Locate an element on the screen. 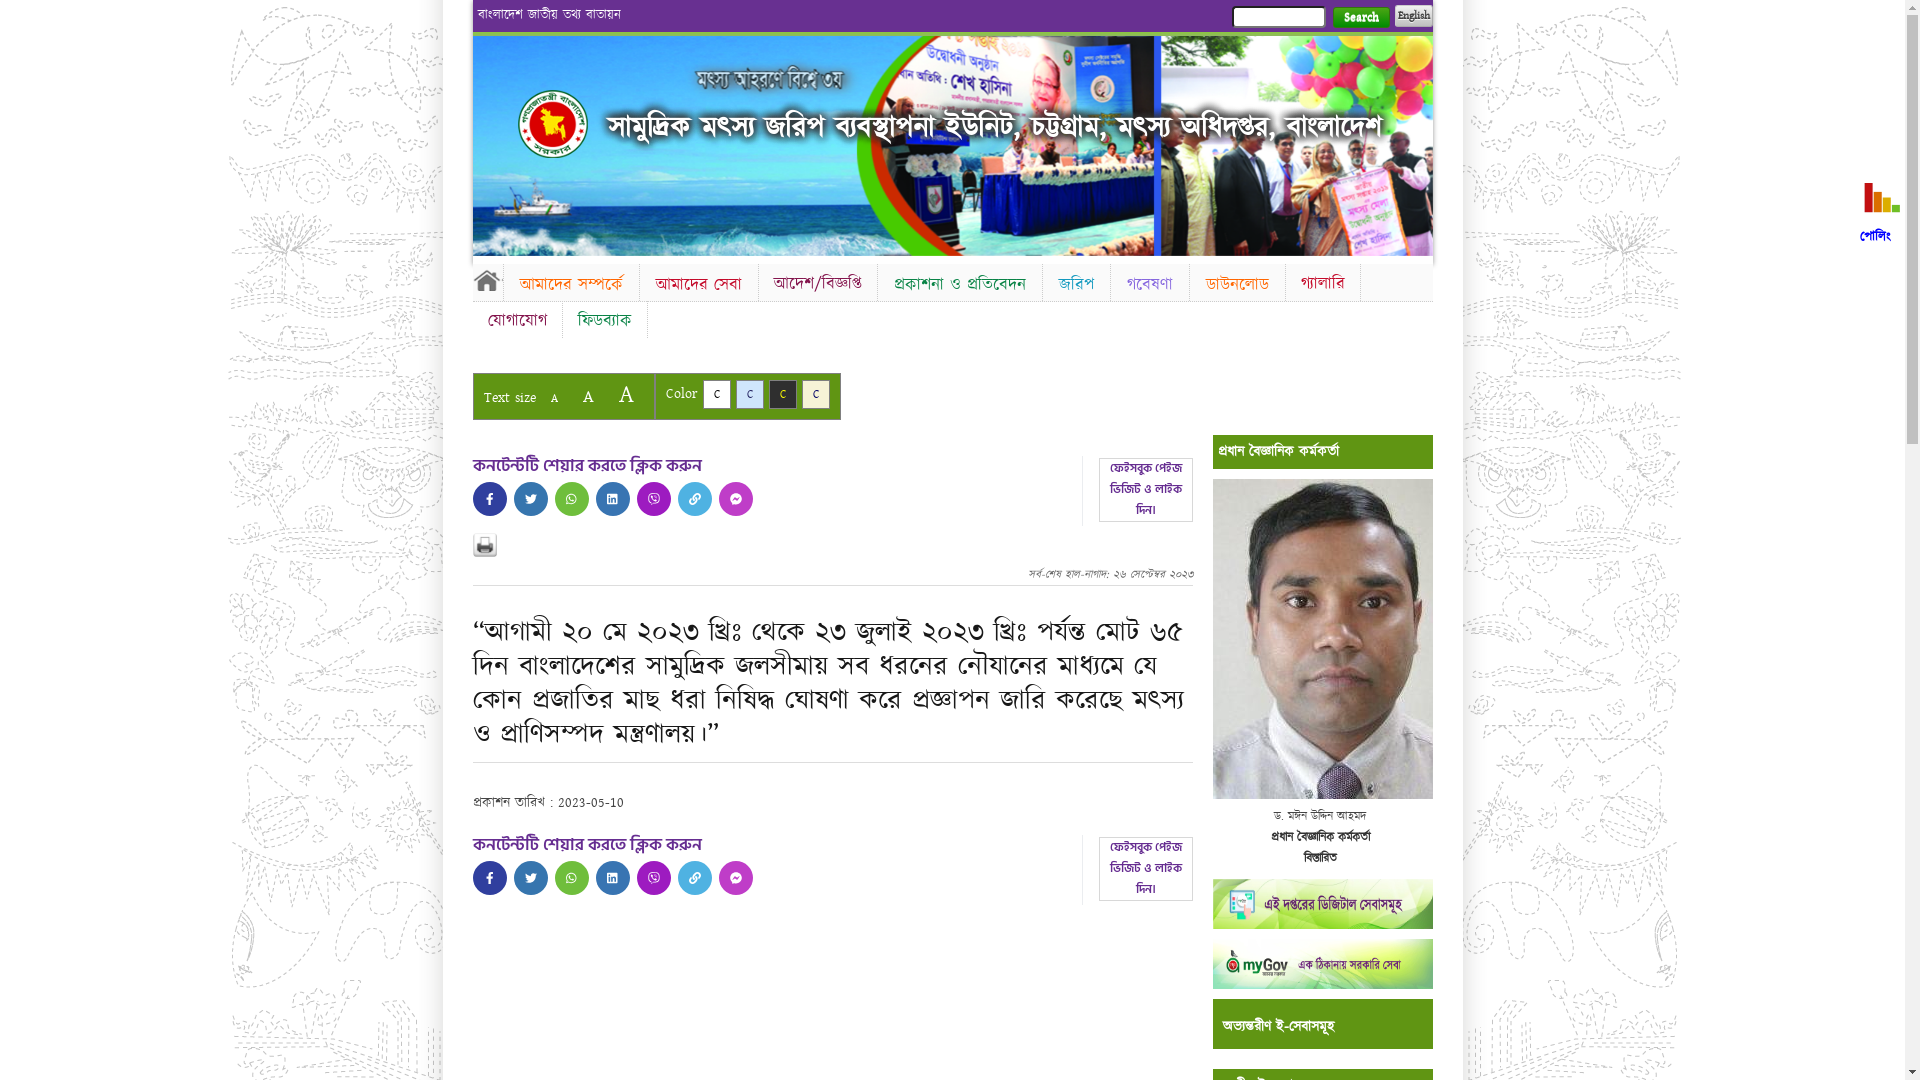  'C' is located at coordinates (701, 394).